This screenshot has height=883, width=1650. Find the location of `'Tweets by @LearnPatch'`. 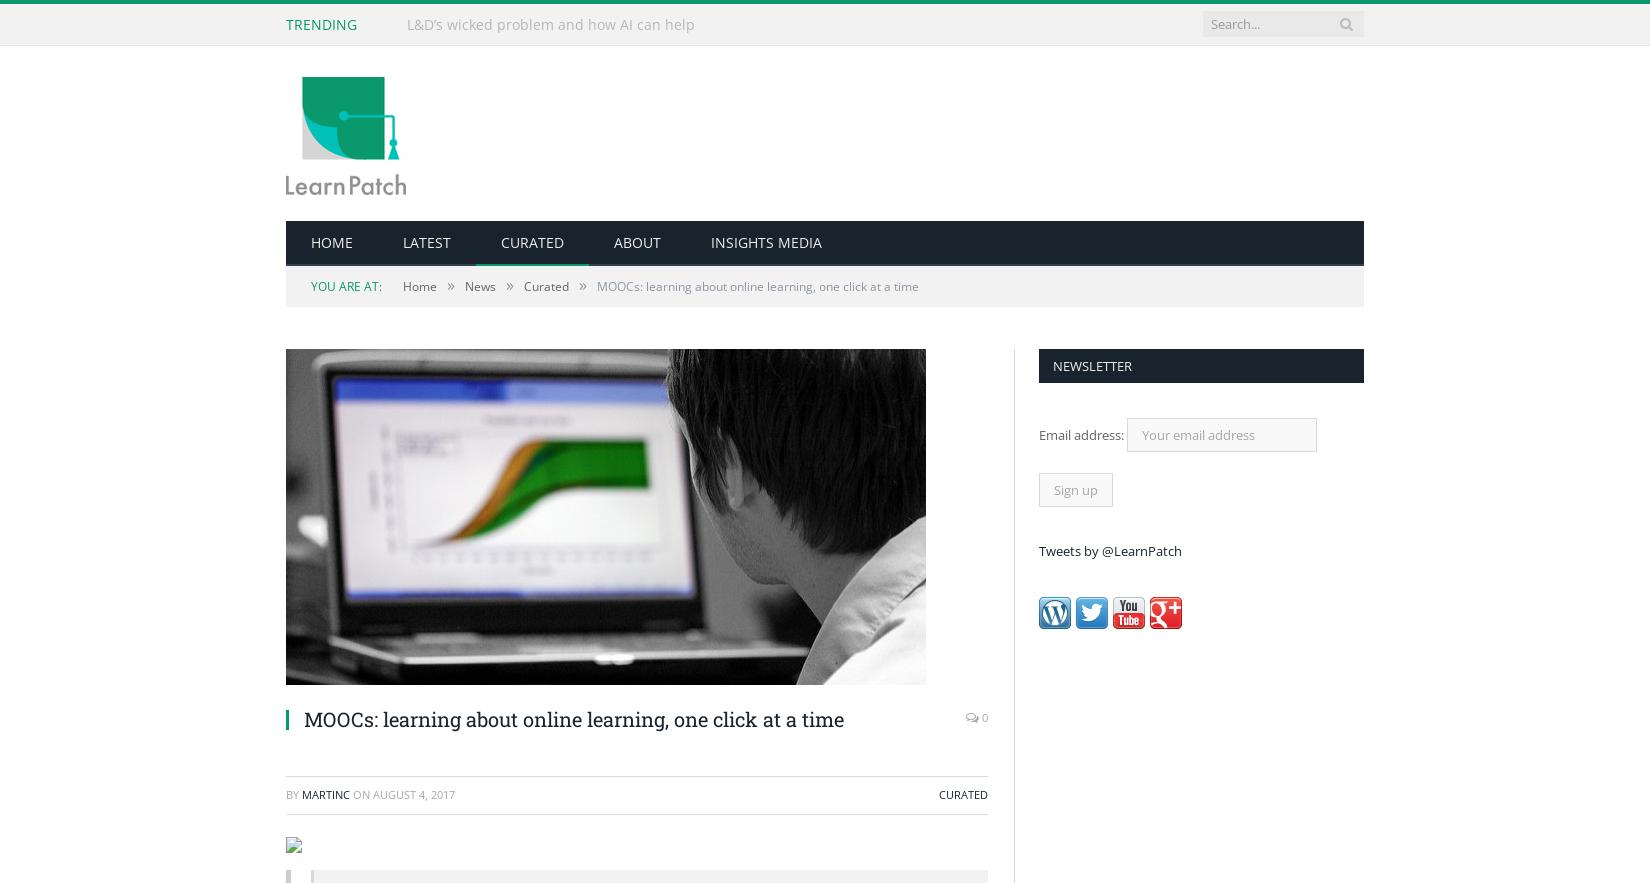

'Tweets by @LearnPatch' is located at coordinates (1110, 550).